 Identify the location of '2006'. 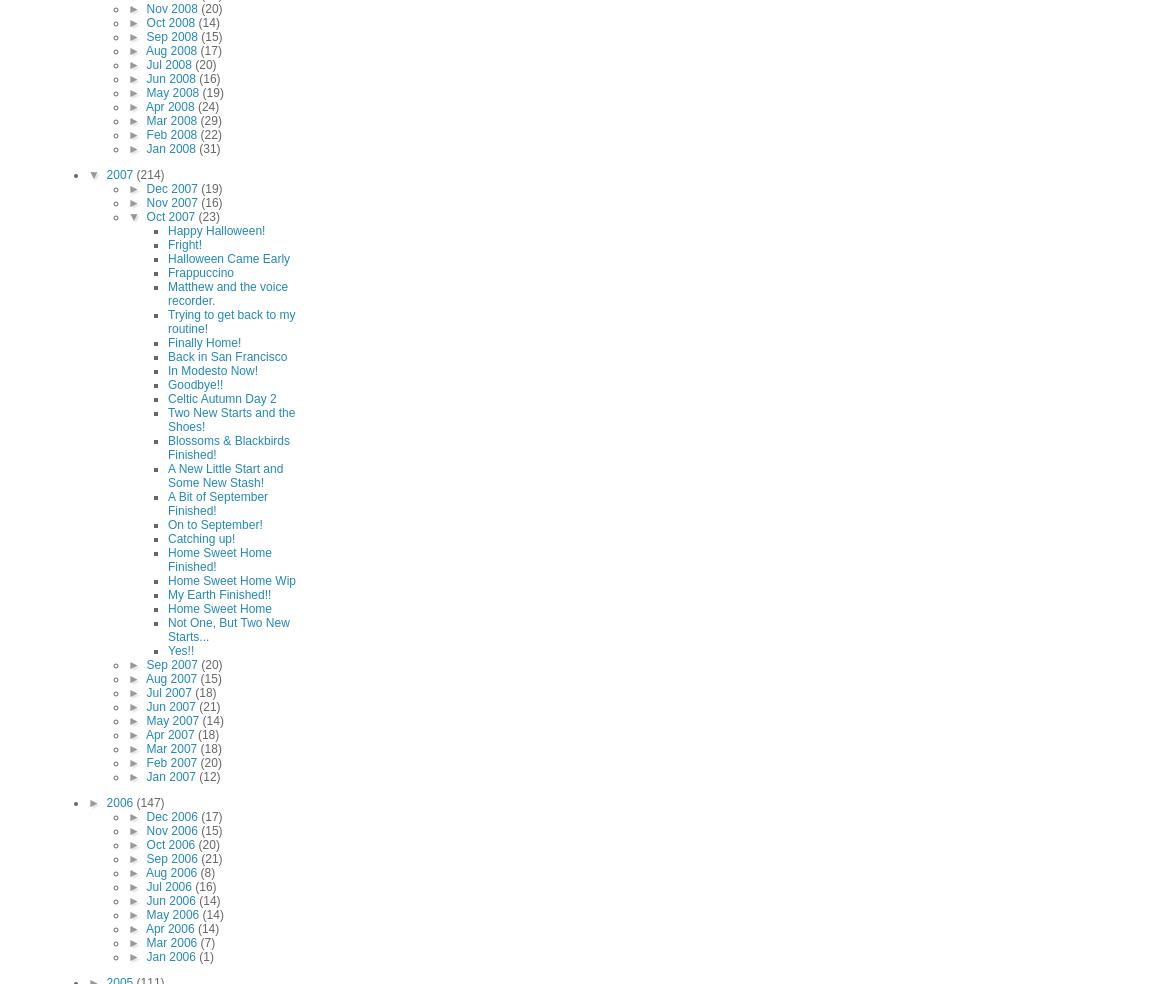
(120, 802).